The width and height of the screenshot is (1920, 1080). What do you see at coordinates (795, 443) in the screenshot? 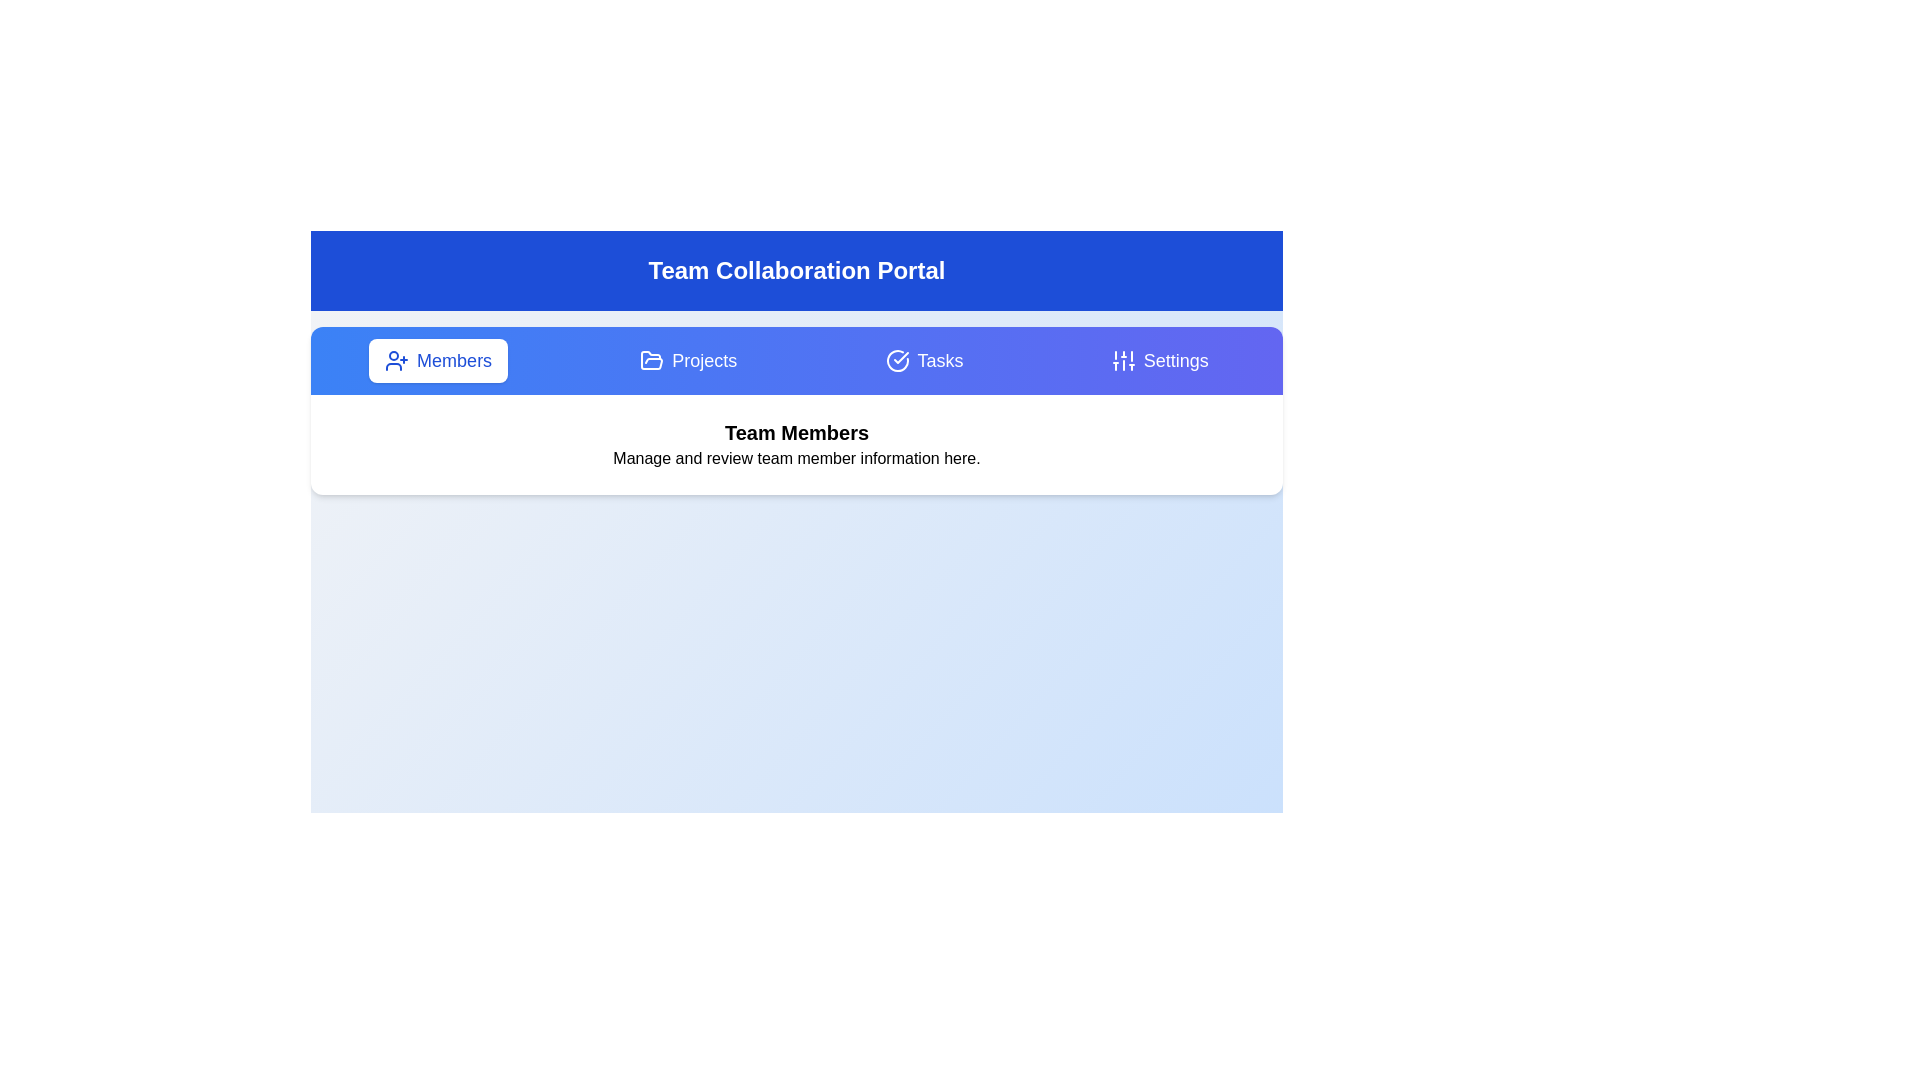
I see `the static text block titled 'Team Members' which provides instructions to manage and review team member information` at bounding box center [795, 443].